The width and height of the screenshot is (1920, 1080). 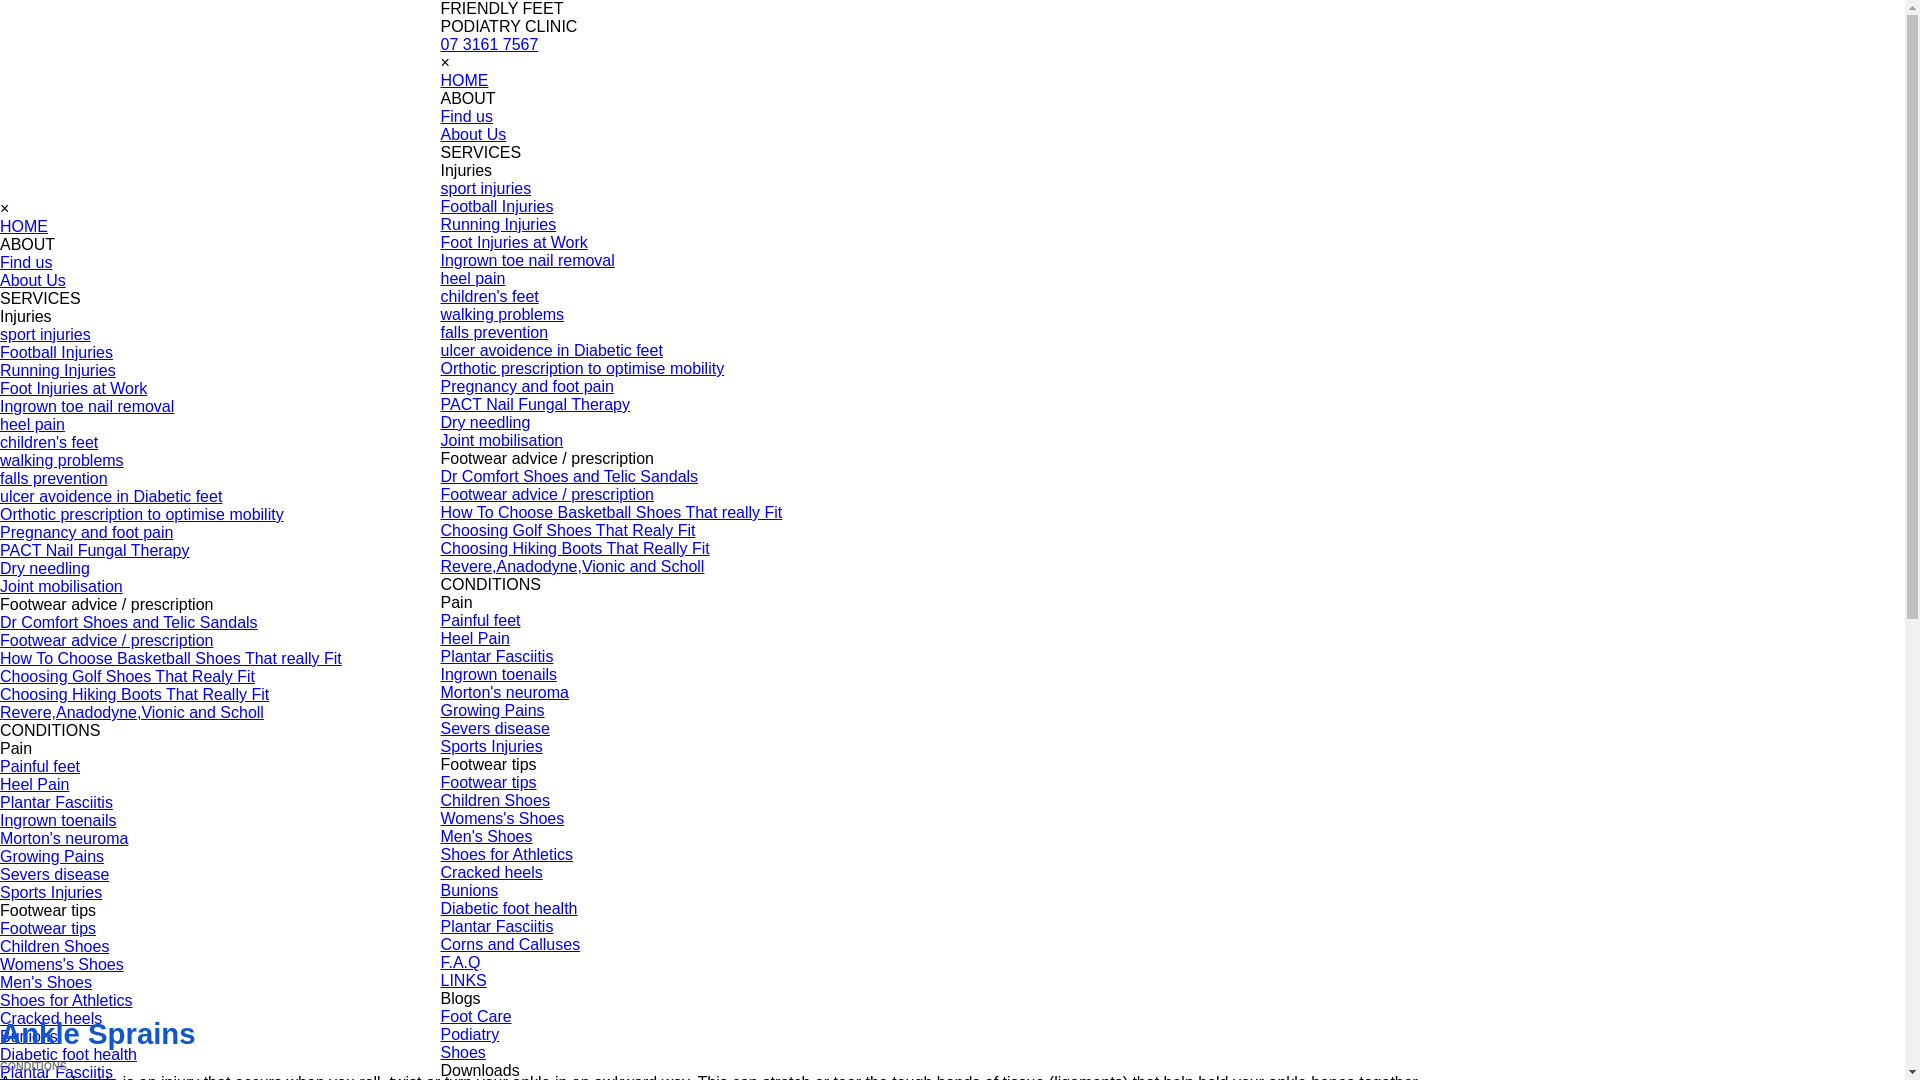 What do you see at coordinates (461, 979) in the screenshot?
I see `'LINKS'` at bounding box center [461, 979].